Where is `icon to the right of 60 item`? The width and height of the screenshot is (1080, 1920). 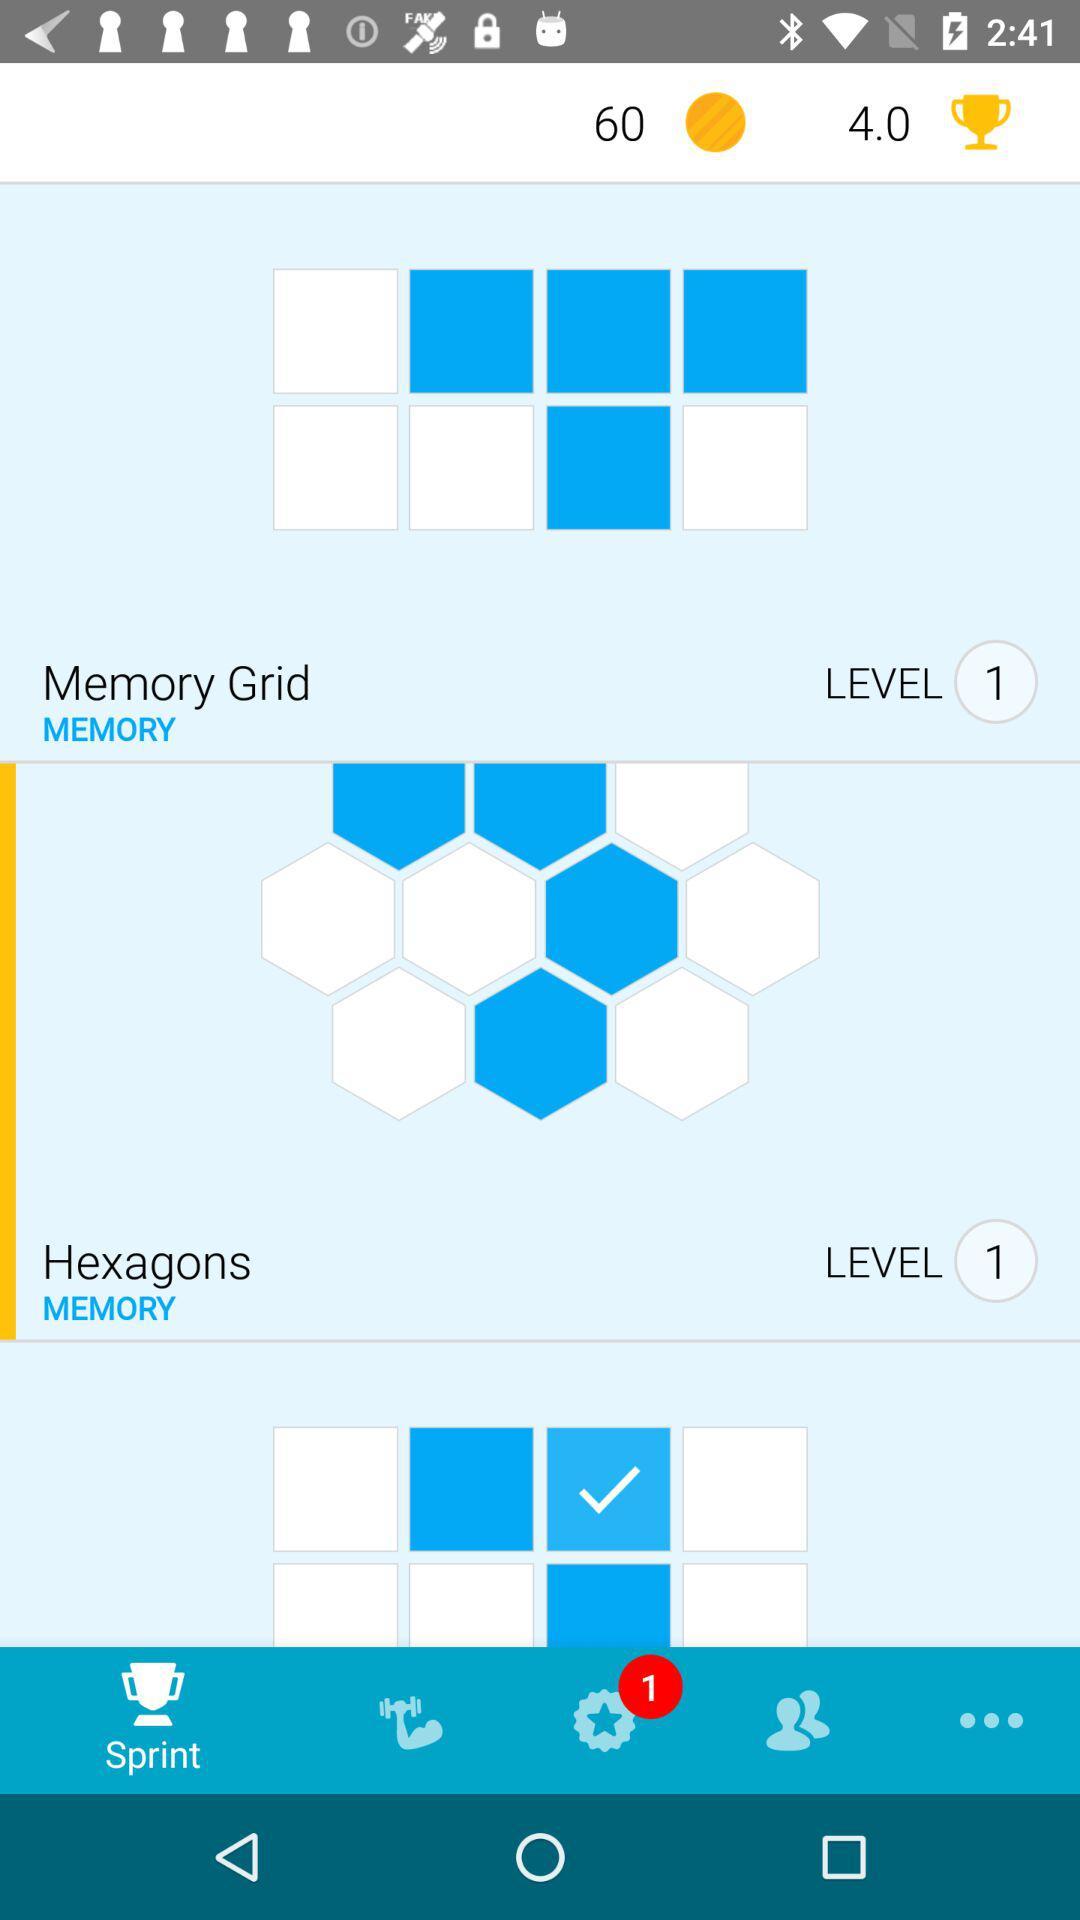 icon to the right of 60 item is located at coordinates (714, 121).